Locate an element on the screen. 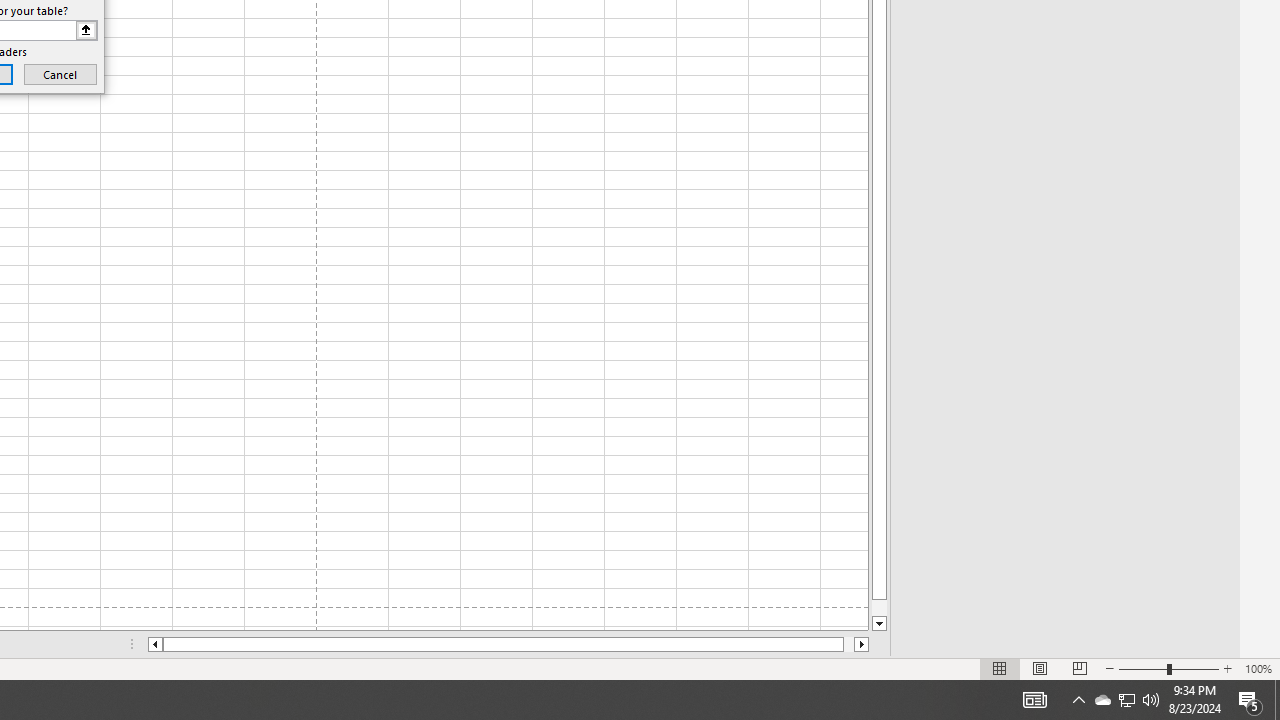 The width and height of the screenshot is (1280, 720). 'Zoom In' is located at coordinates (1226, 669).